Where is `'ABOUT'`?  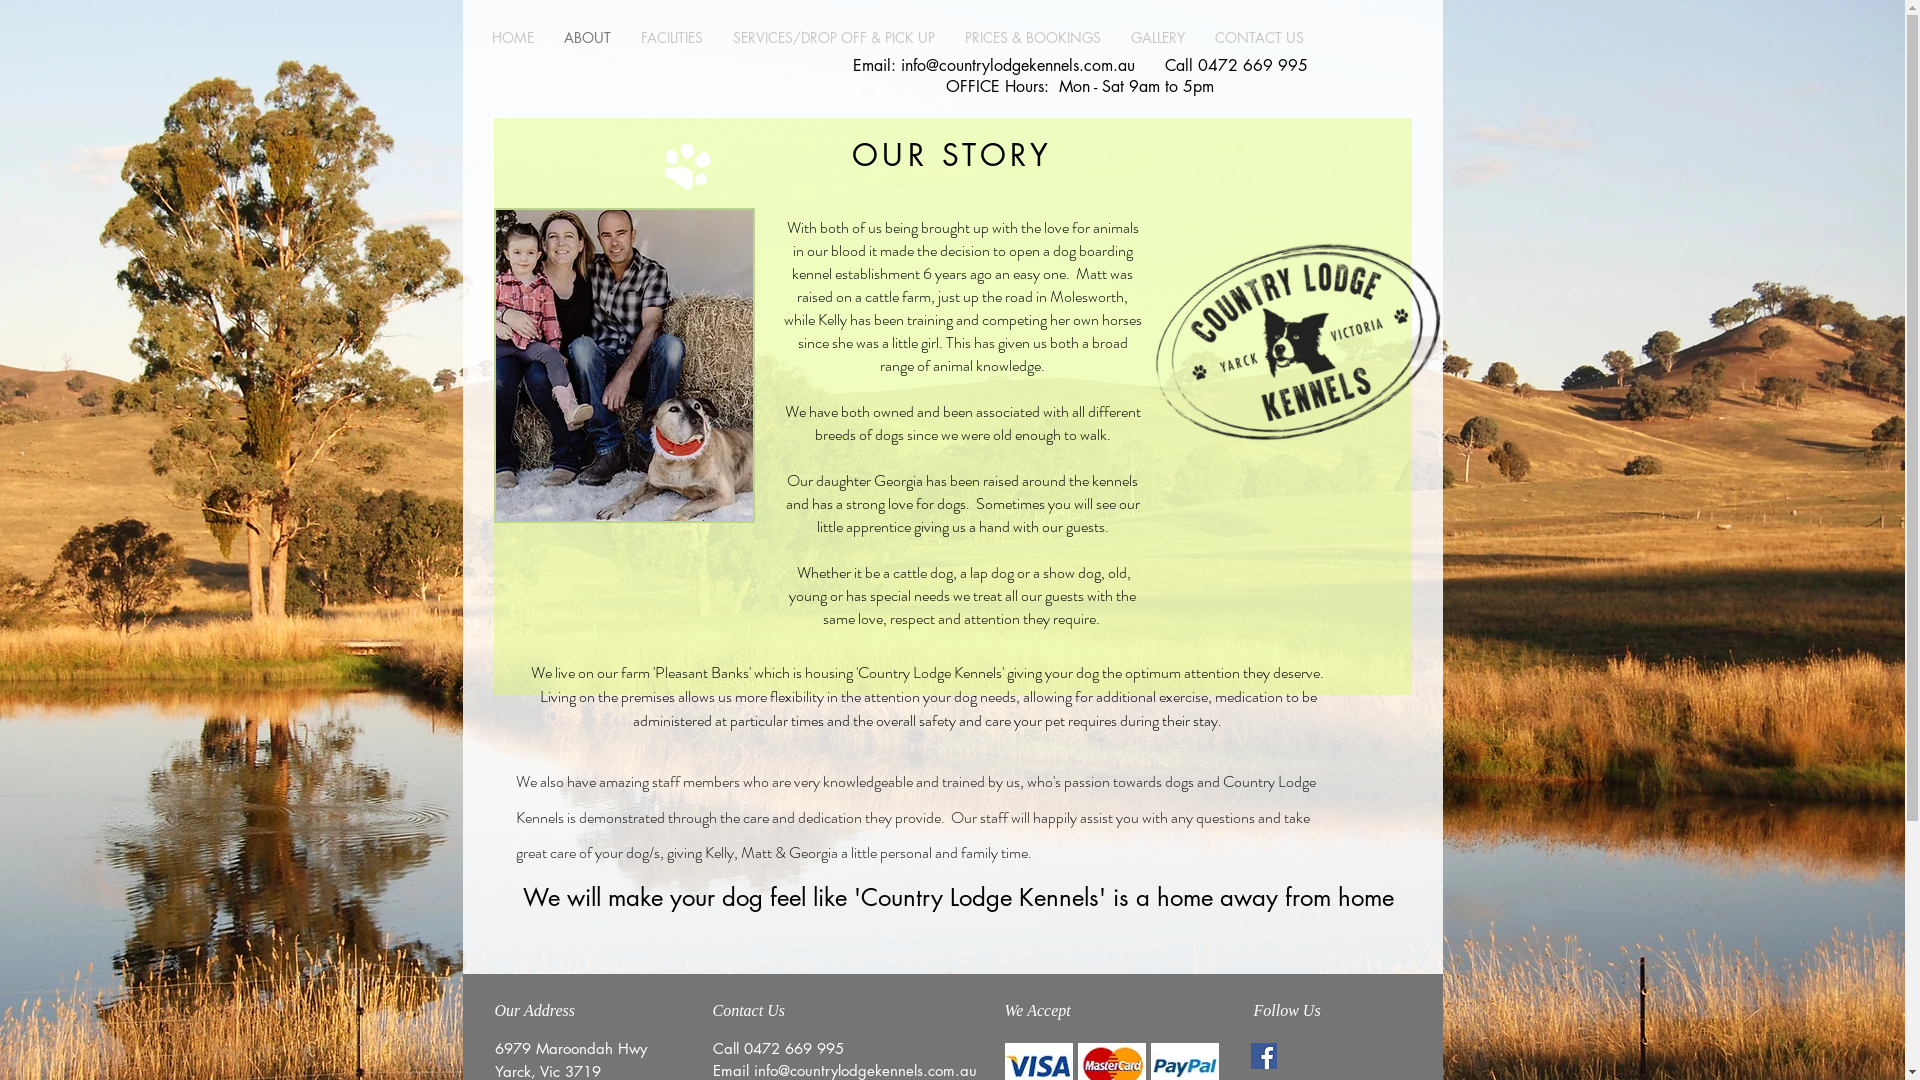
'ABOUT' is located at coordinates (548, 38).